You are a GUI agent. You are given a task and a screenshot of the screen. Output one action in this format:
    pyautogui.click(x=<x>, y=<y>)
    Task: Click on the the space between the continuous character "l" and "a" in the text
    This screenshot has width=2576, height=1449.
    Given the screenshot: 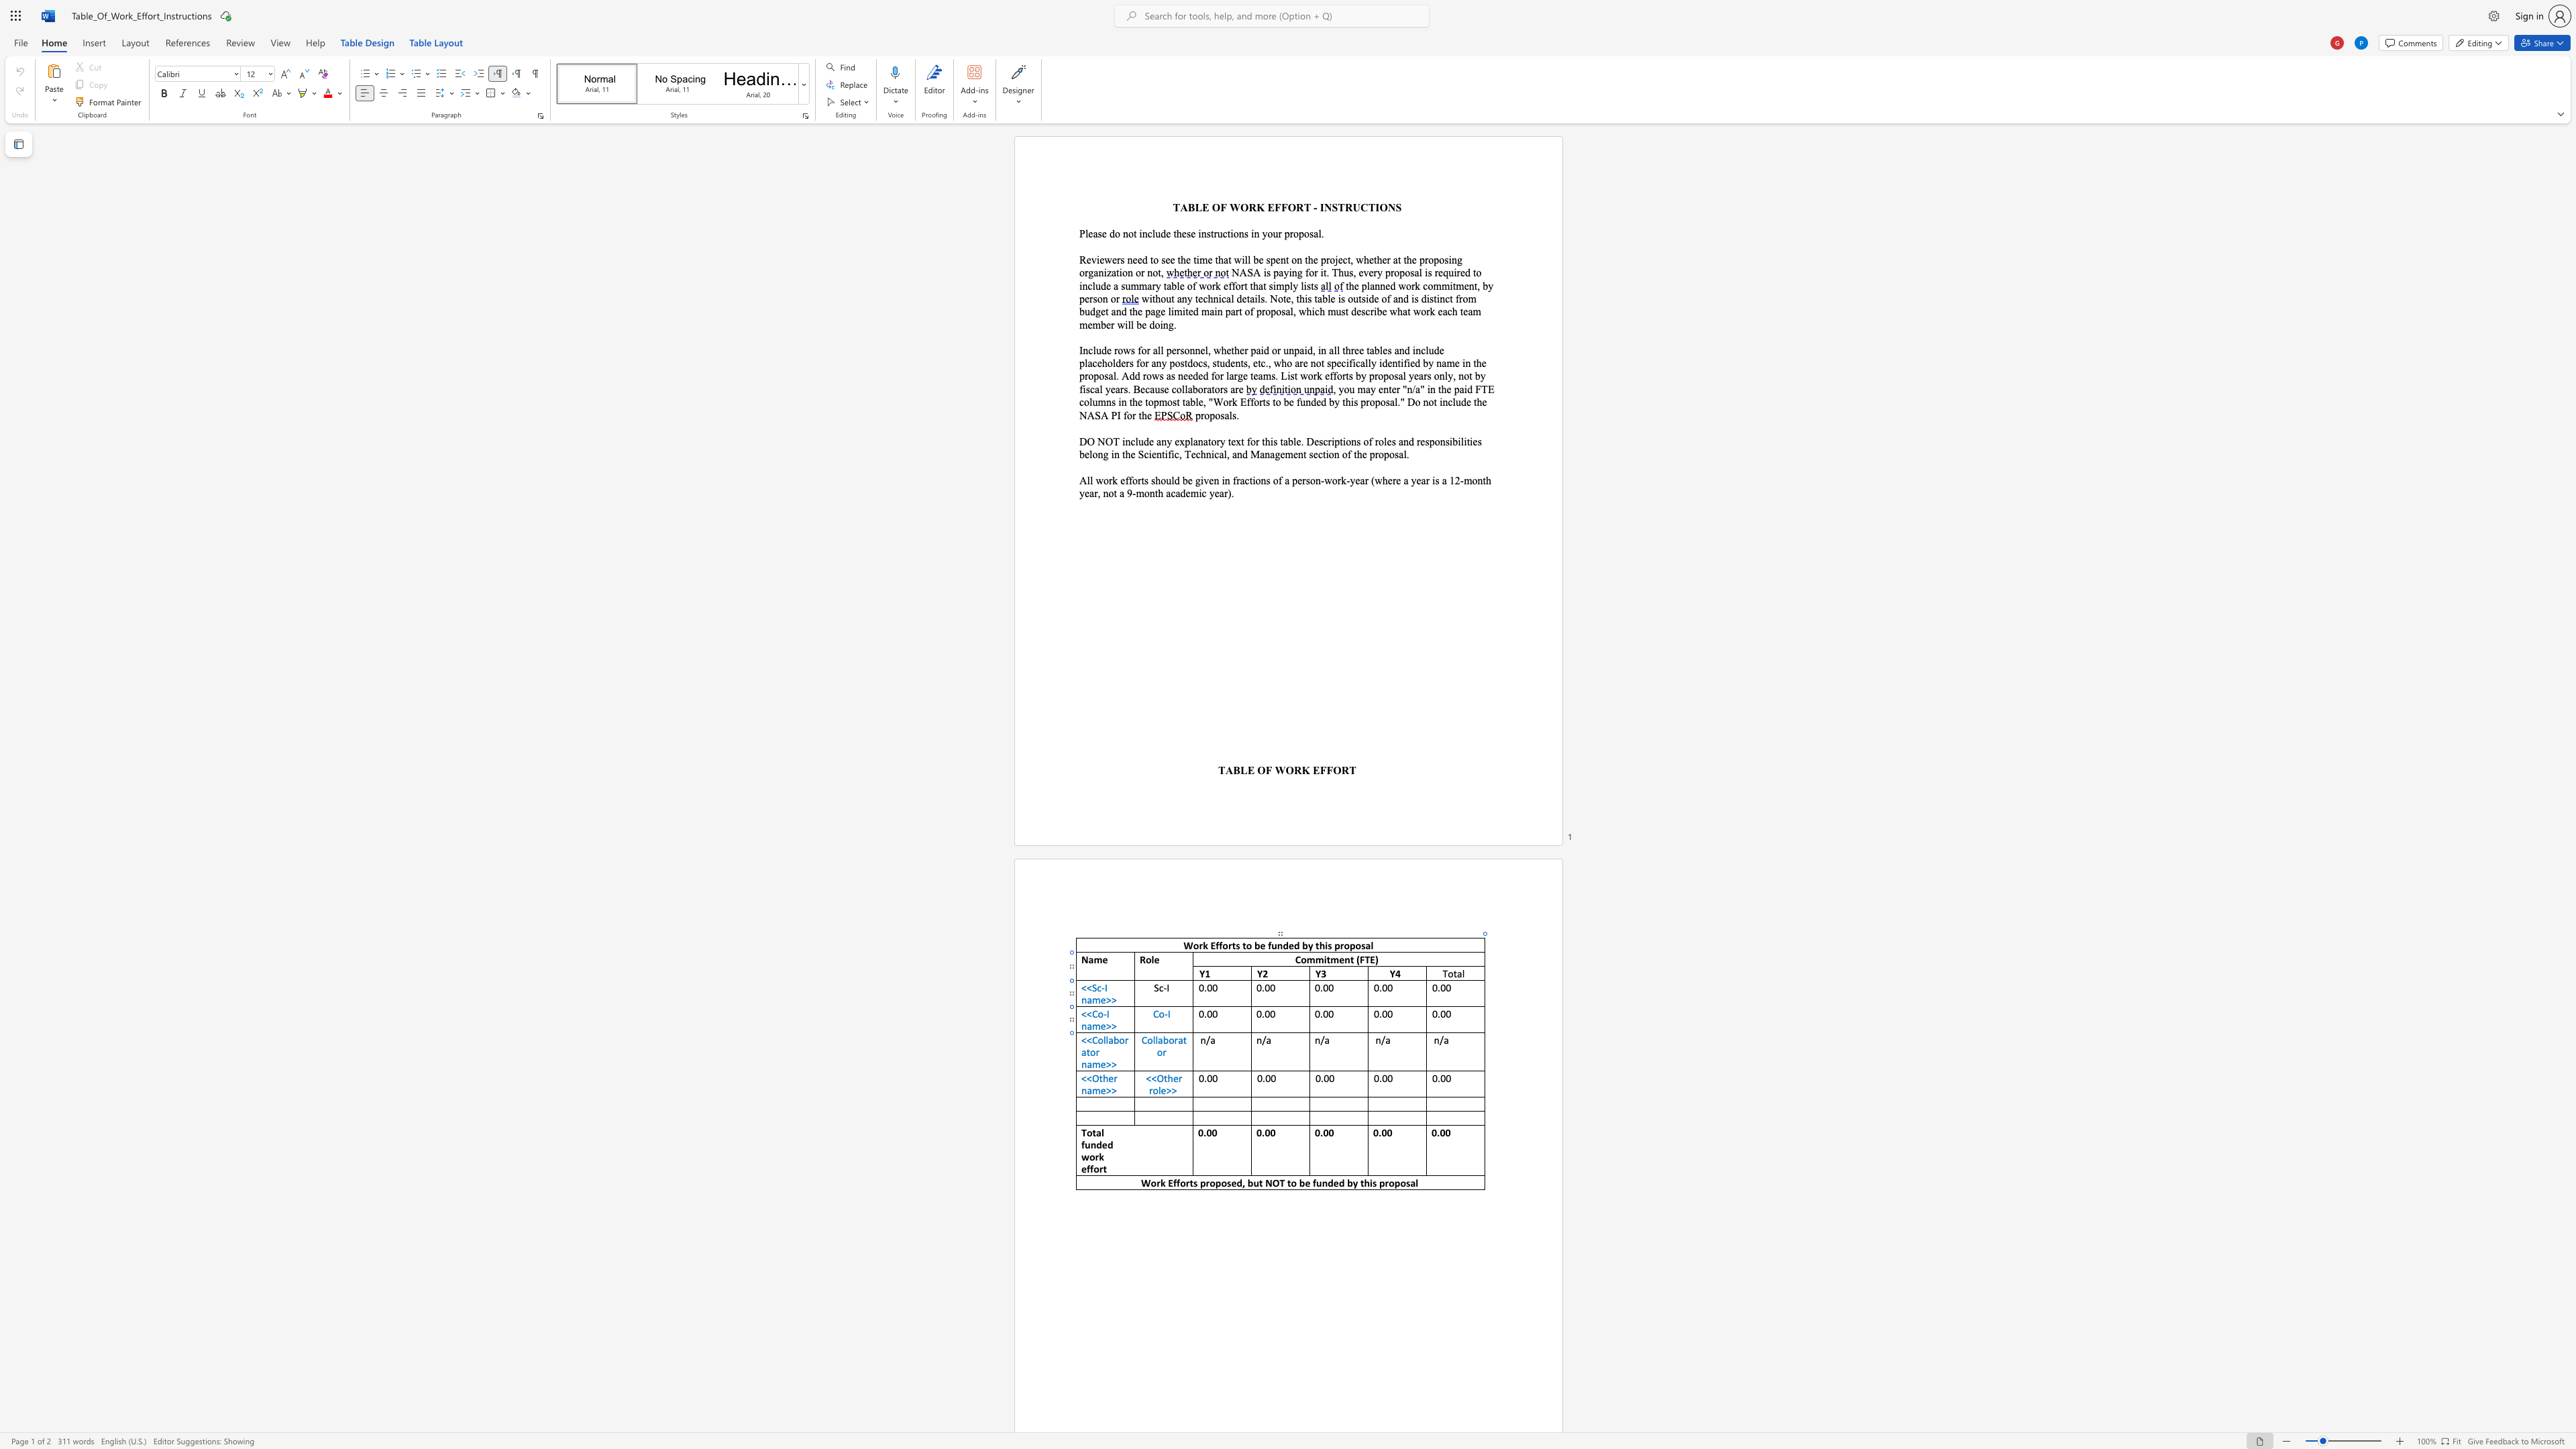 What is the action you would take?
    pyautogui.click(x=1157, y=1039)
    